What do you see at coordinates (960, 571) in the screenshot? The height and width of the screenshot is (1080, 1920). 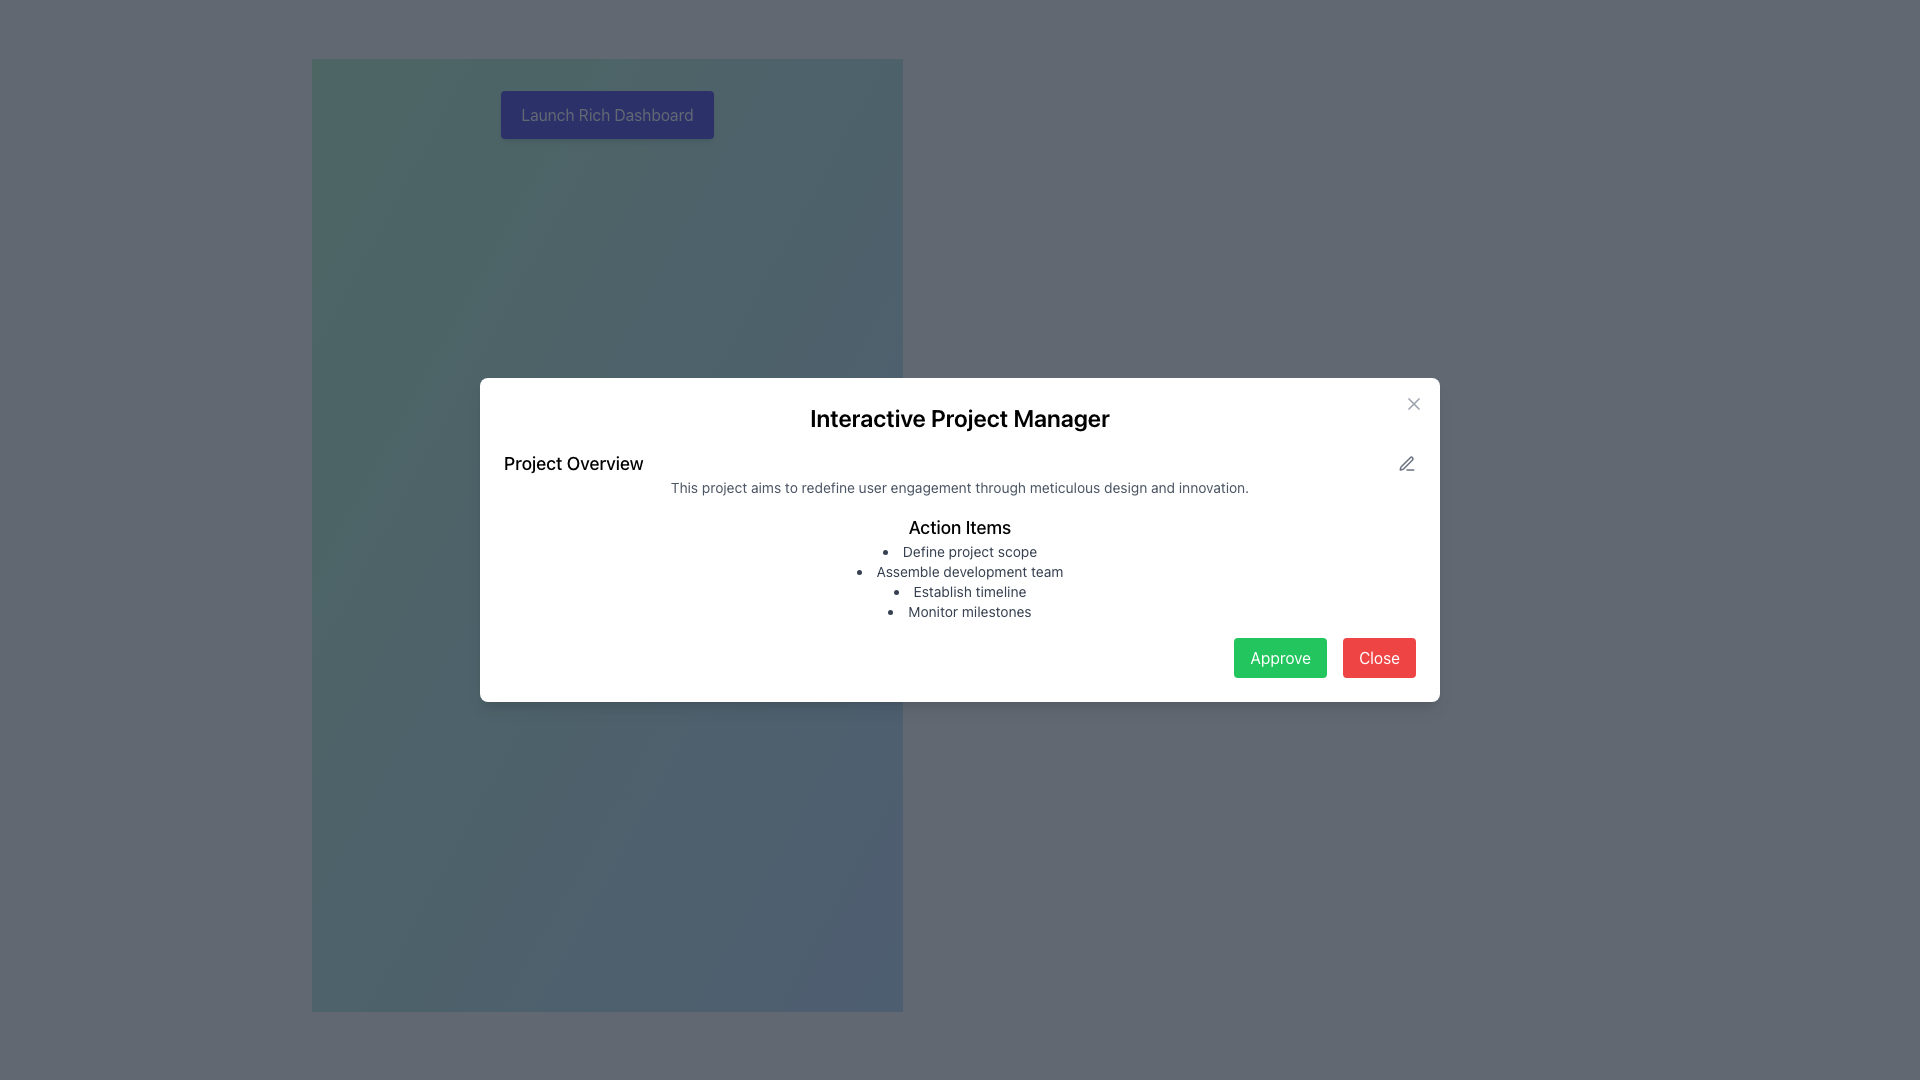 I see `the bullet point text reading 'Assemble development team', which is the second item in the list under 'Action Items'` at bounding box center [960, 571].